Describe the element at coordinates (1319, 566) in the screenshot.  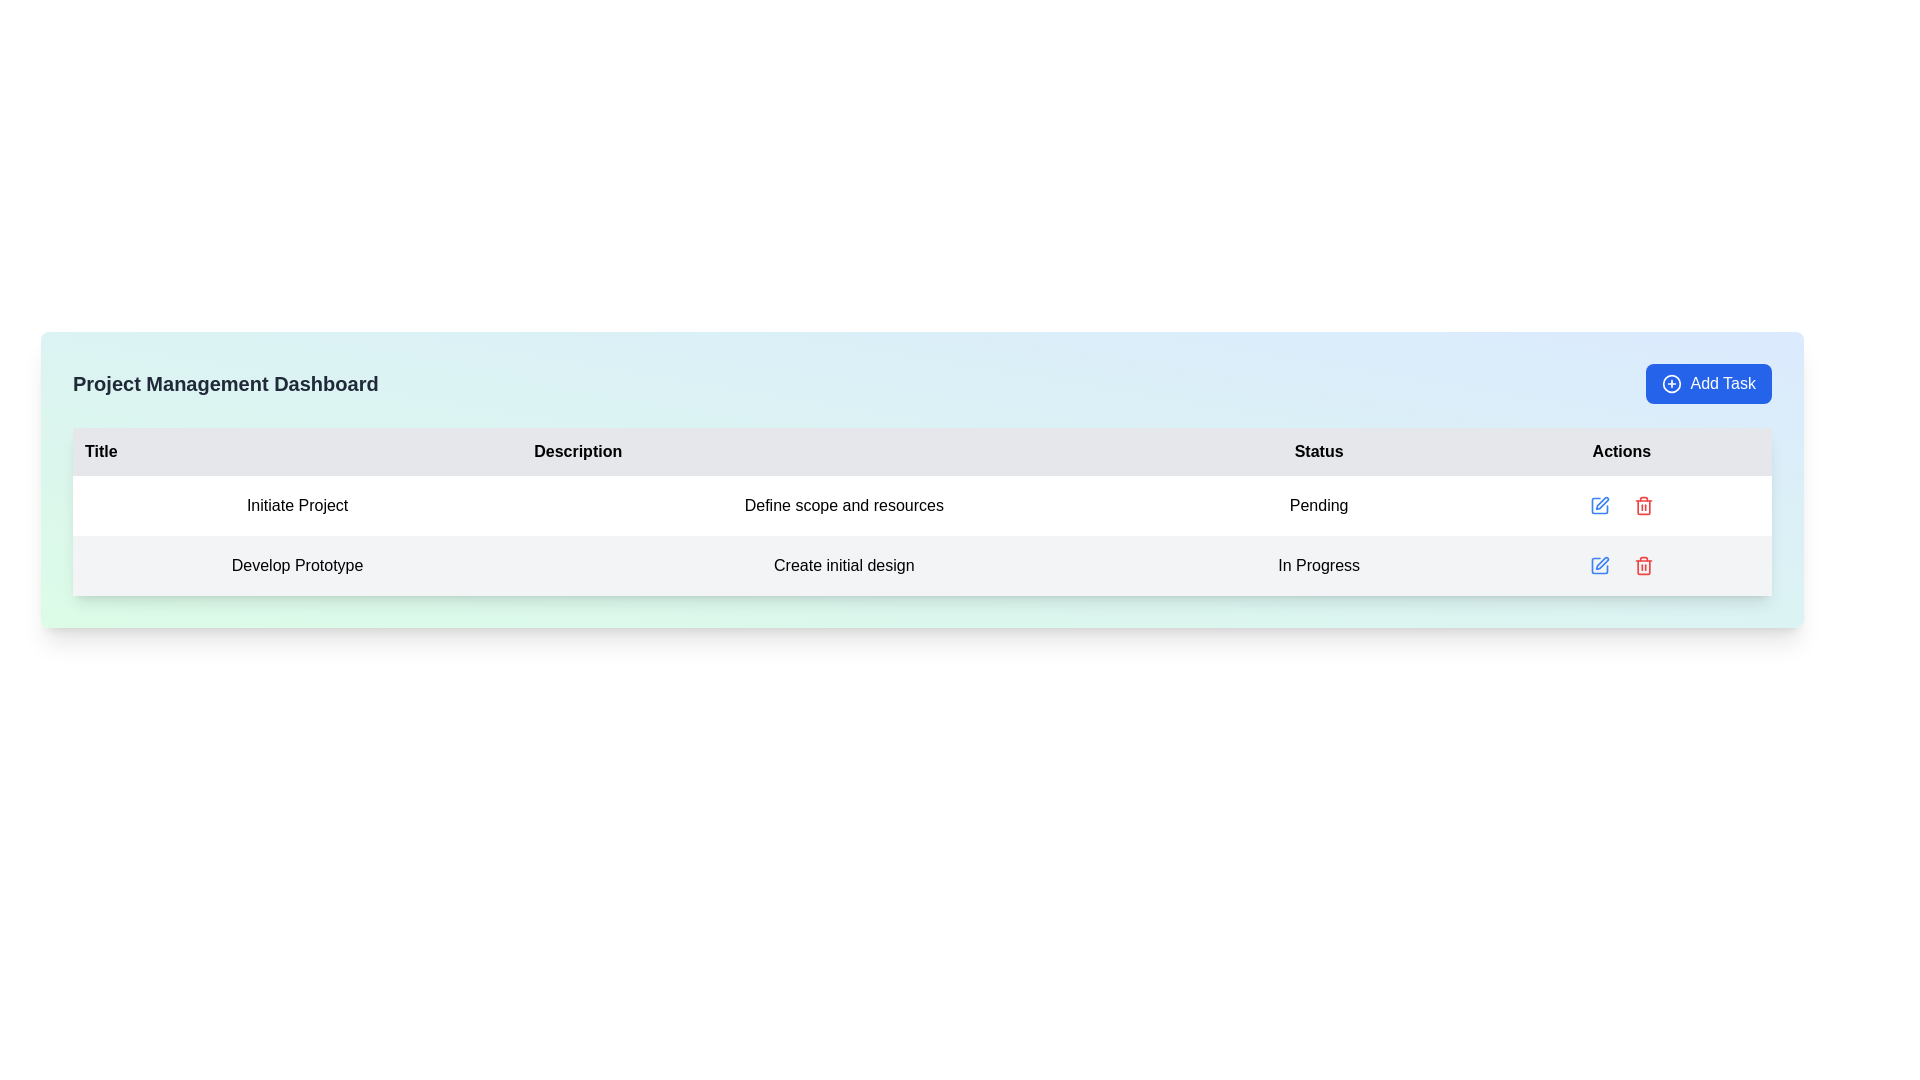
I see `the static text label indicating the progress status of the task 'Develop Prototype' in the second row and third column of the table layout` at that location.